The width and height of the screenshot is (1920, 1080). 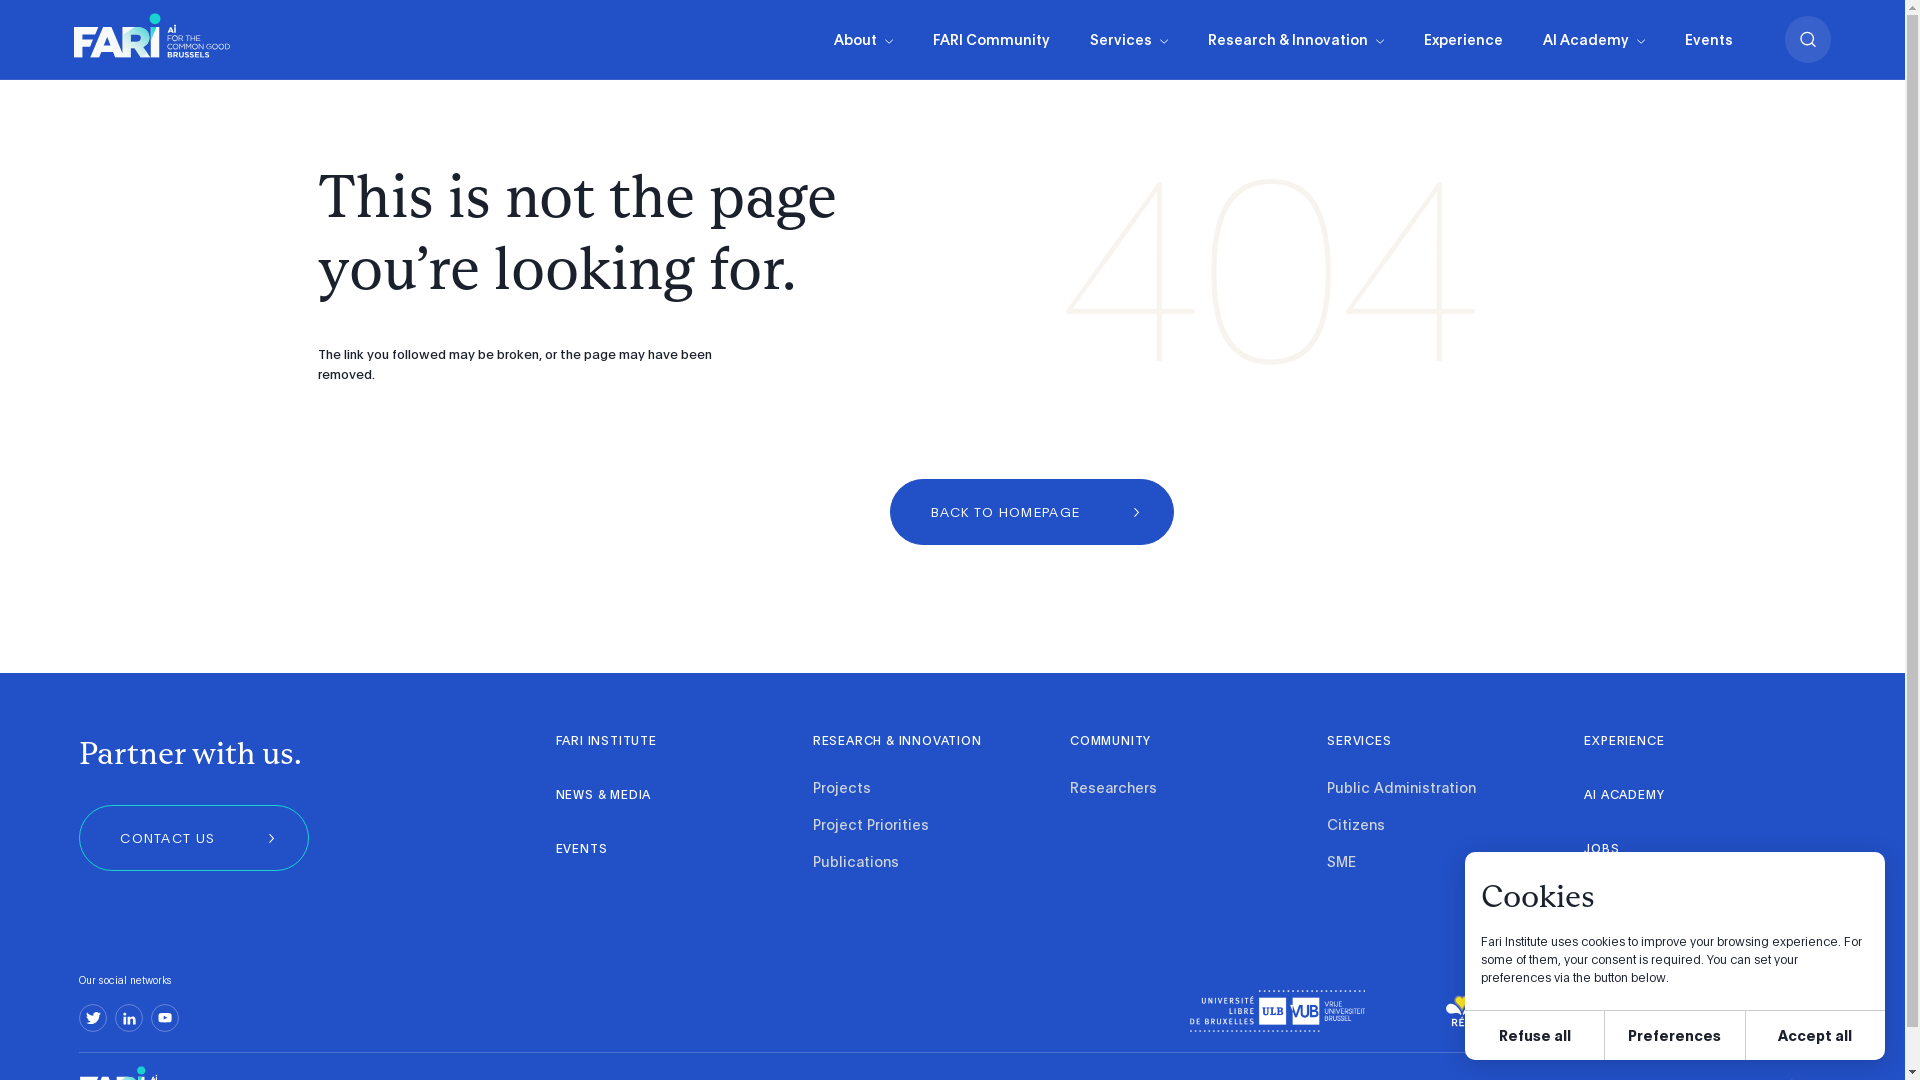 What do you see at coordinates (1463, 39) in the screenshot?
I see `'Experience'` at bounding box center [1463, 39].